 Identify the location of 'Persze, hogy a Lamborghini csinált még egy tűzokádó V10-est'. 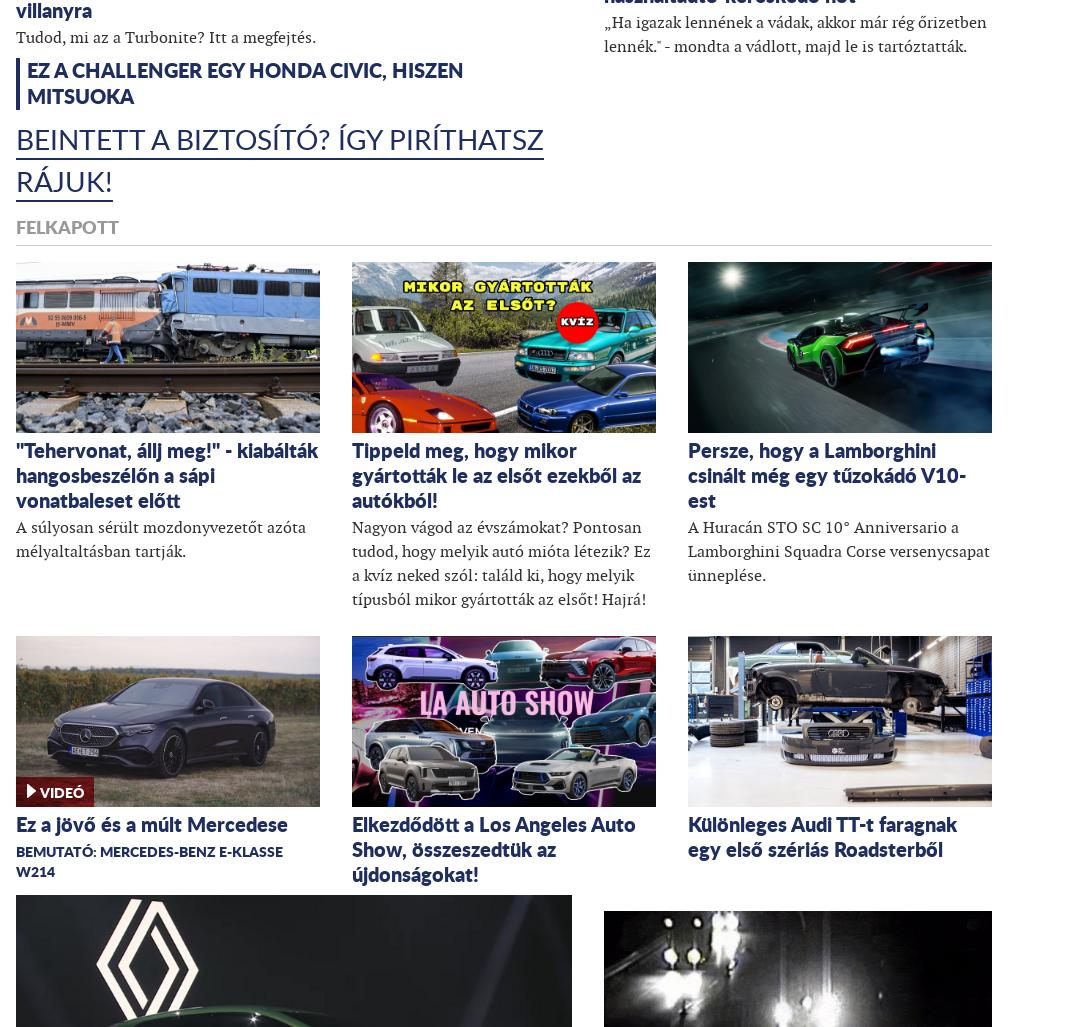
(826, 474).